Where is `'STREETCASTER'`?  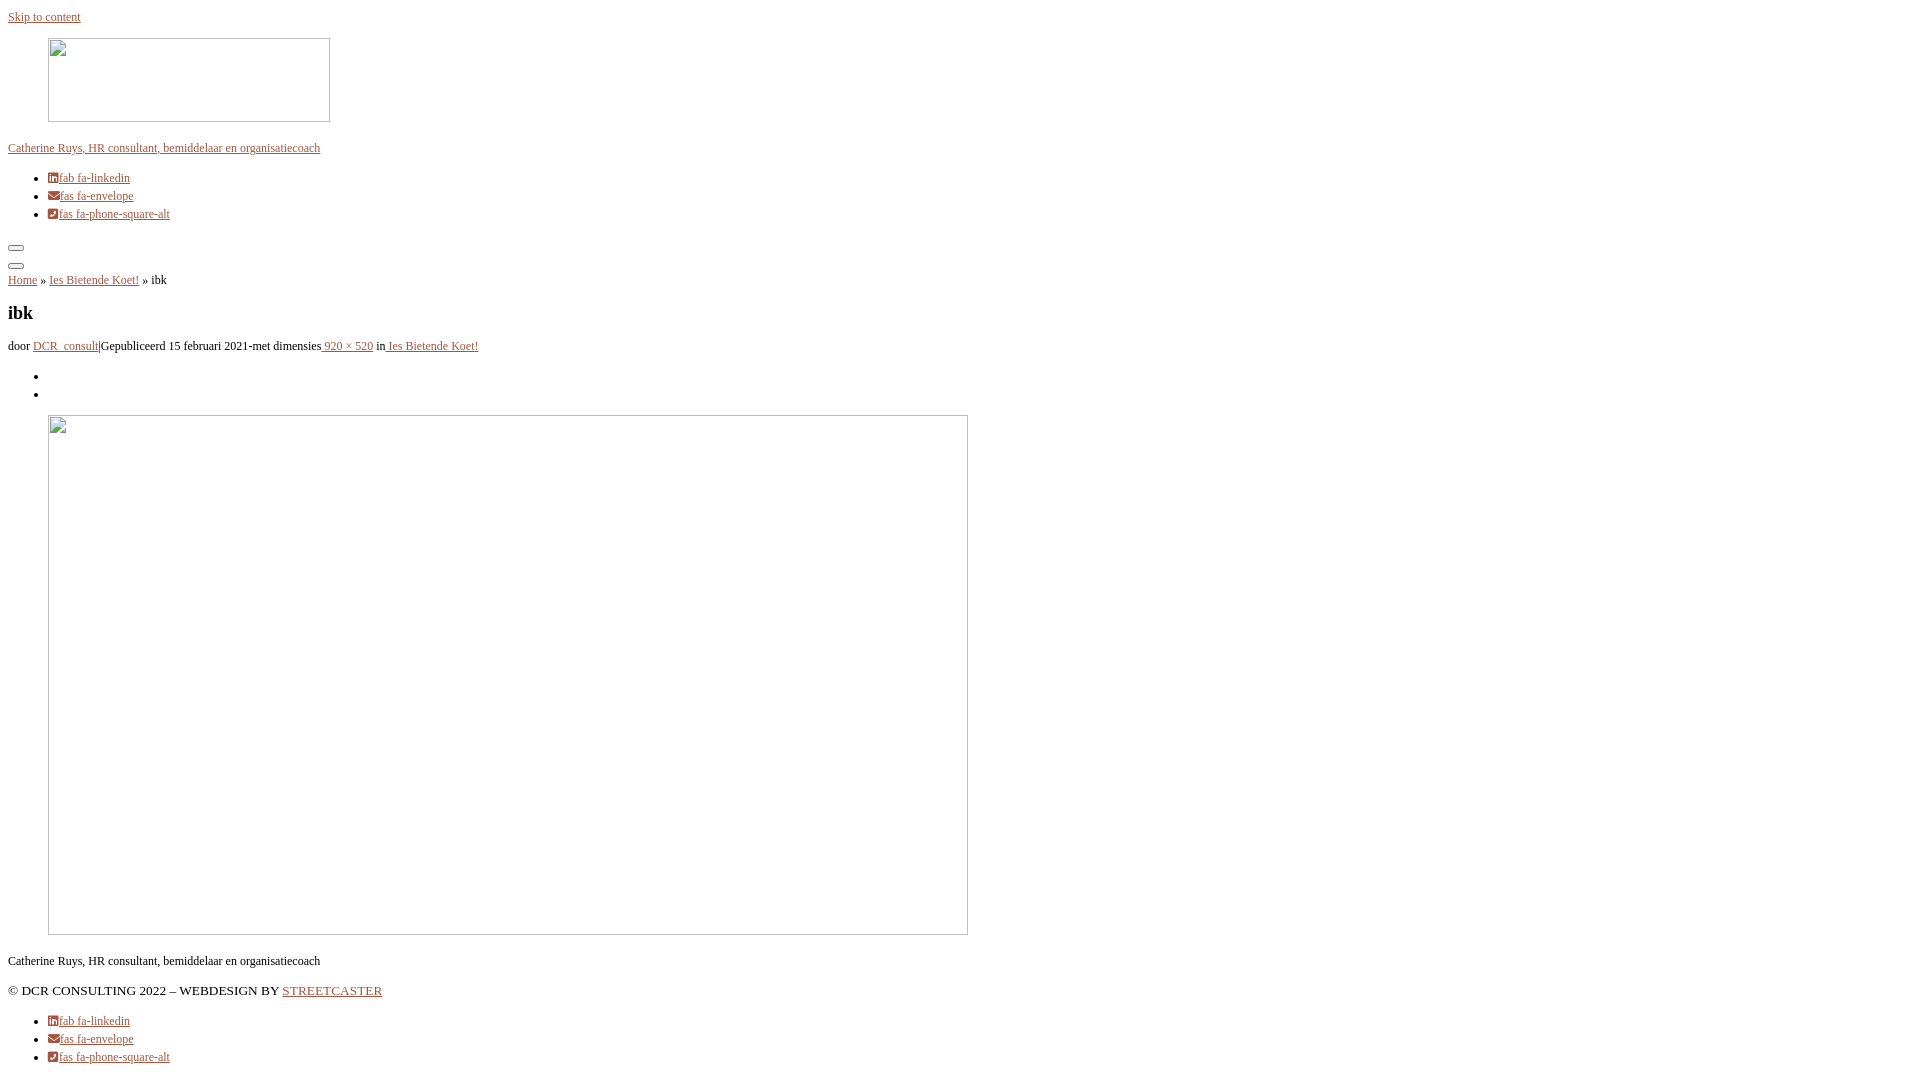
'STREETCASTER' is located at coordinates (281, 990).